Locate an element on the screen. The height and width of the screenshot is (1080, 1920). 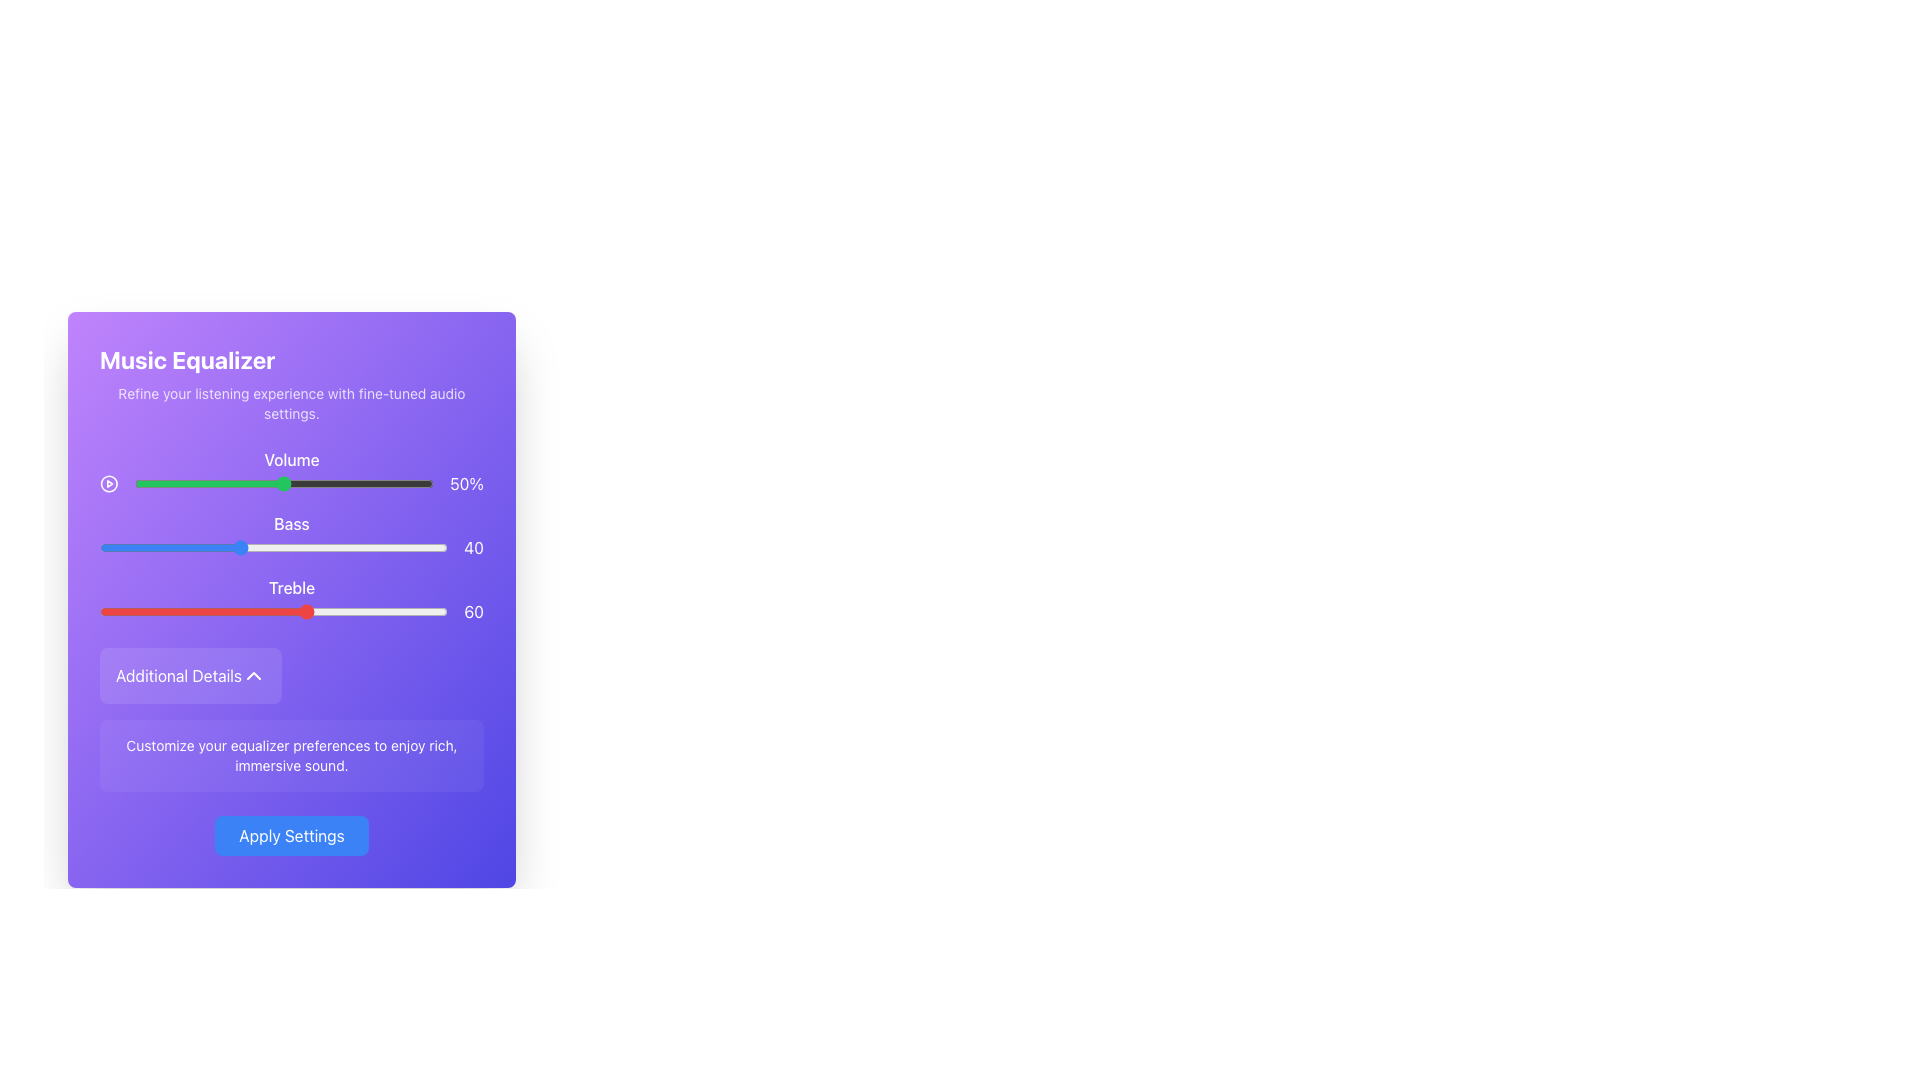
the chevron-up icon located to the right of the 'Additional Details' text in the Music Equalizer interface is located at coordinates (253, 675).